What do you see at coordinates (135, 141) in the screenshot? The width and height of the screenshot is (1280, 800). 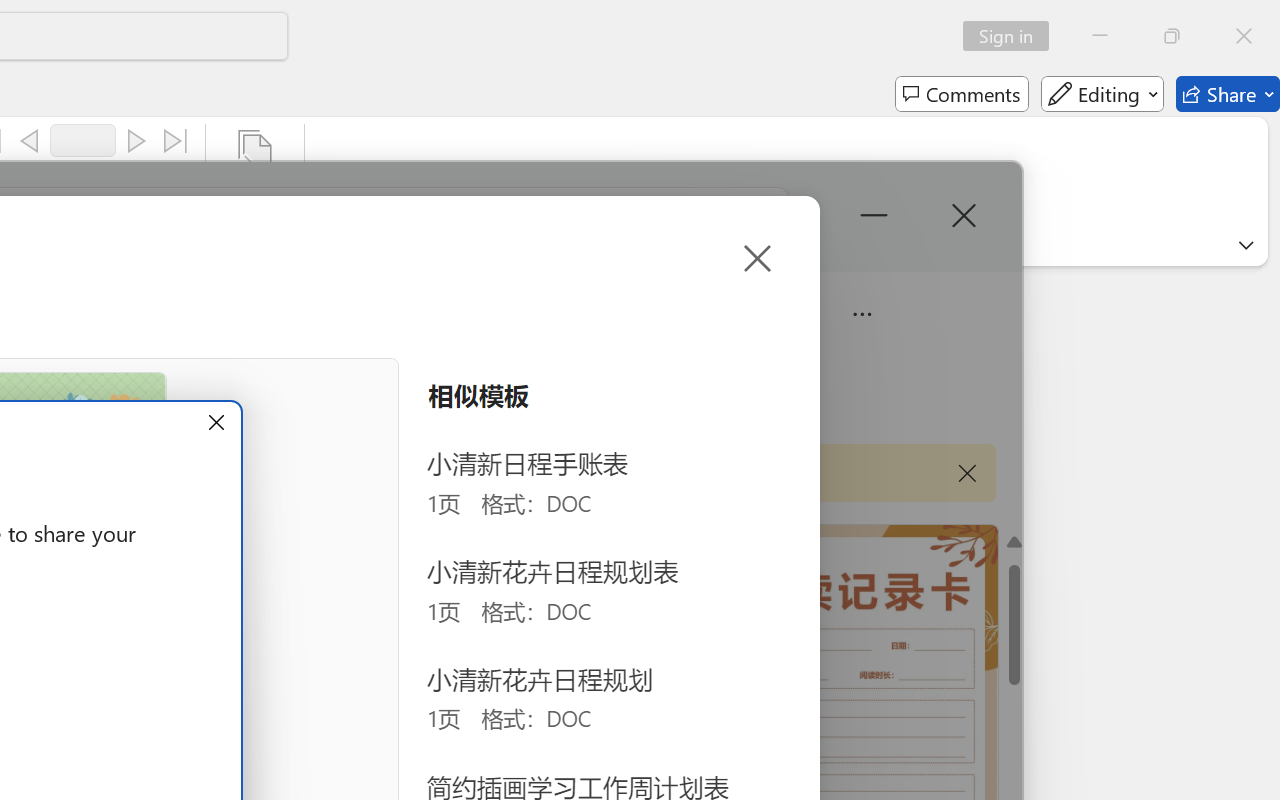 I see `'Next'` at bounding box center [135, 141].